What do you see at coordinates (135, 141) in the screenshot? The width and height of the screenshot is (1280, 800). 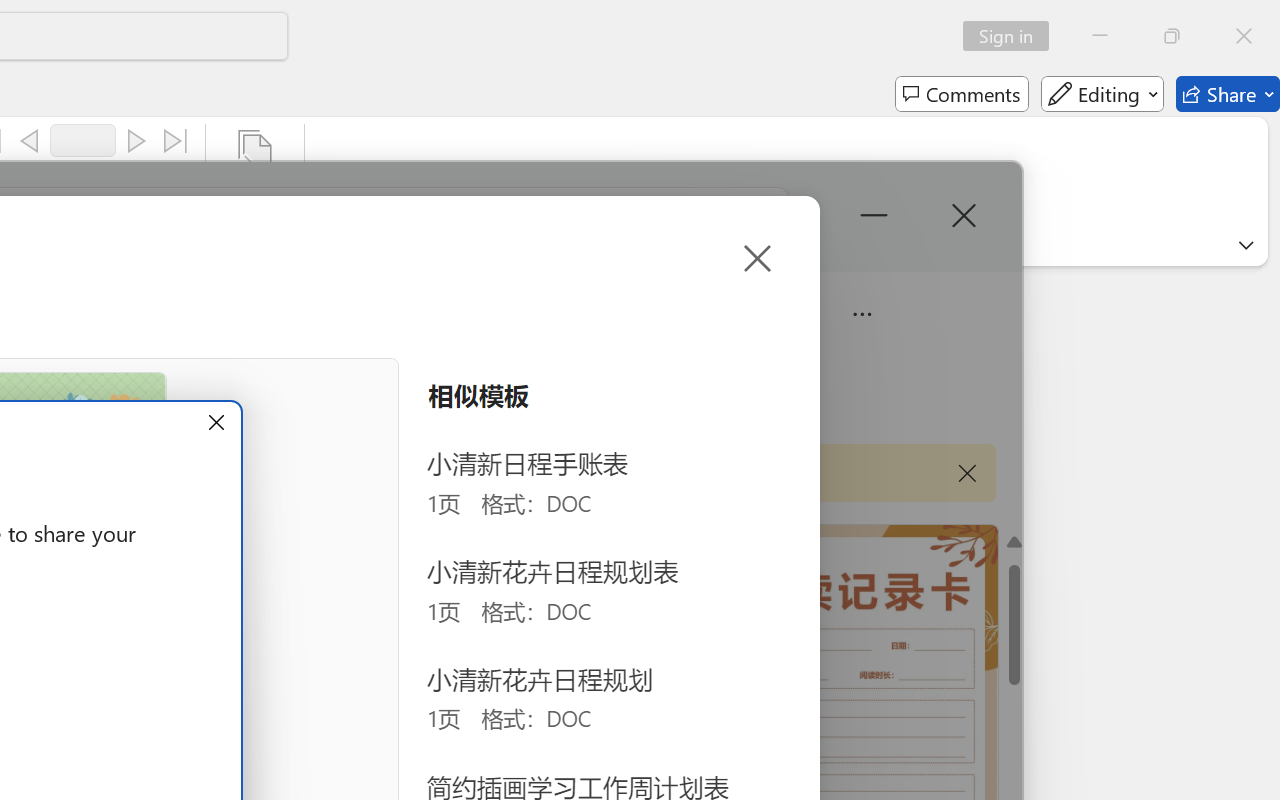 I see `'Next'` at bounding box center [135, 141].